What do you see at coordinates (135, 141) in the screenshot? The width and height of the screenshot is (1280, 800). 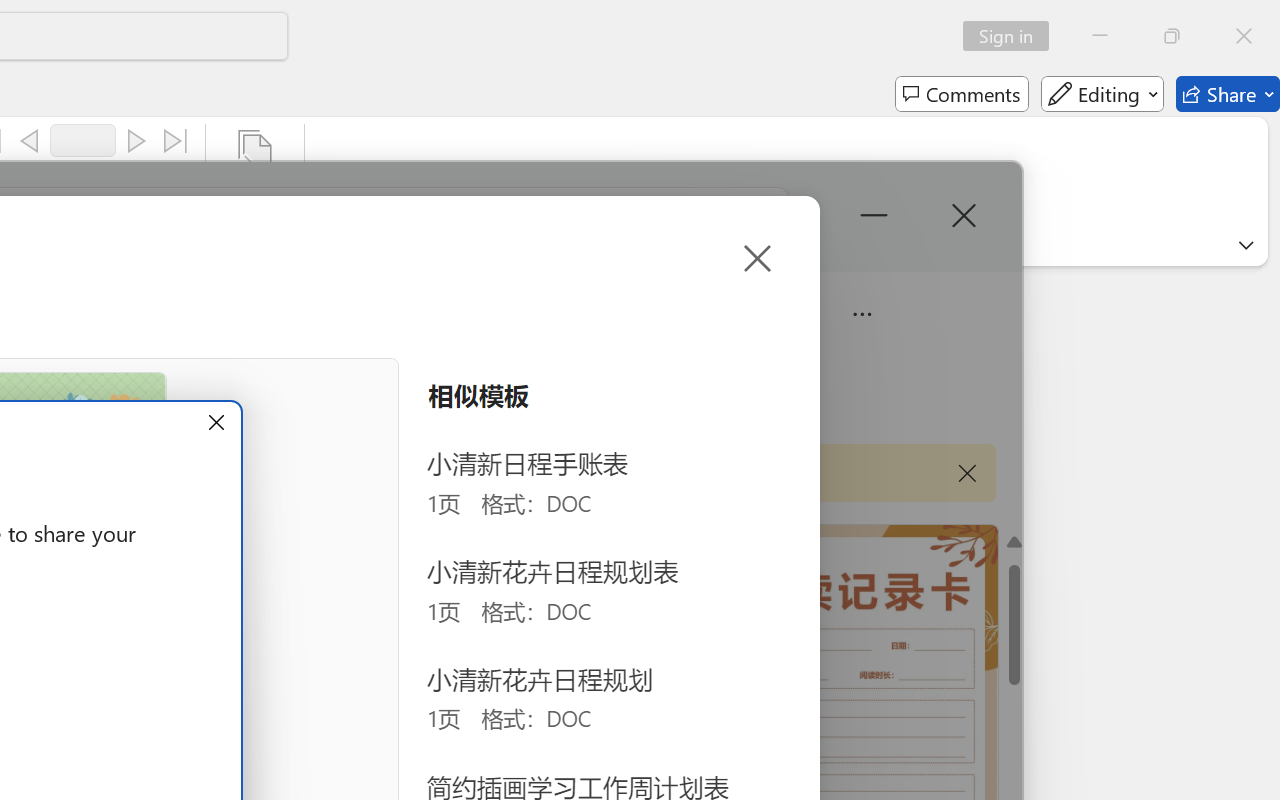 I see `'Next'` at bounding box center [135, 141].